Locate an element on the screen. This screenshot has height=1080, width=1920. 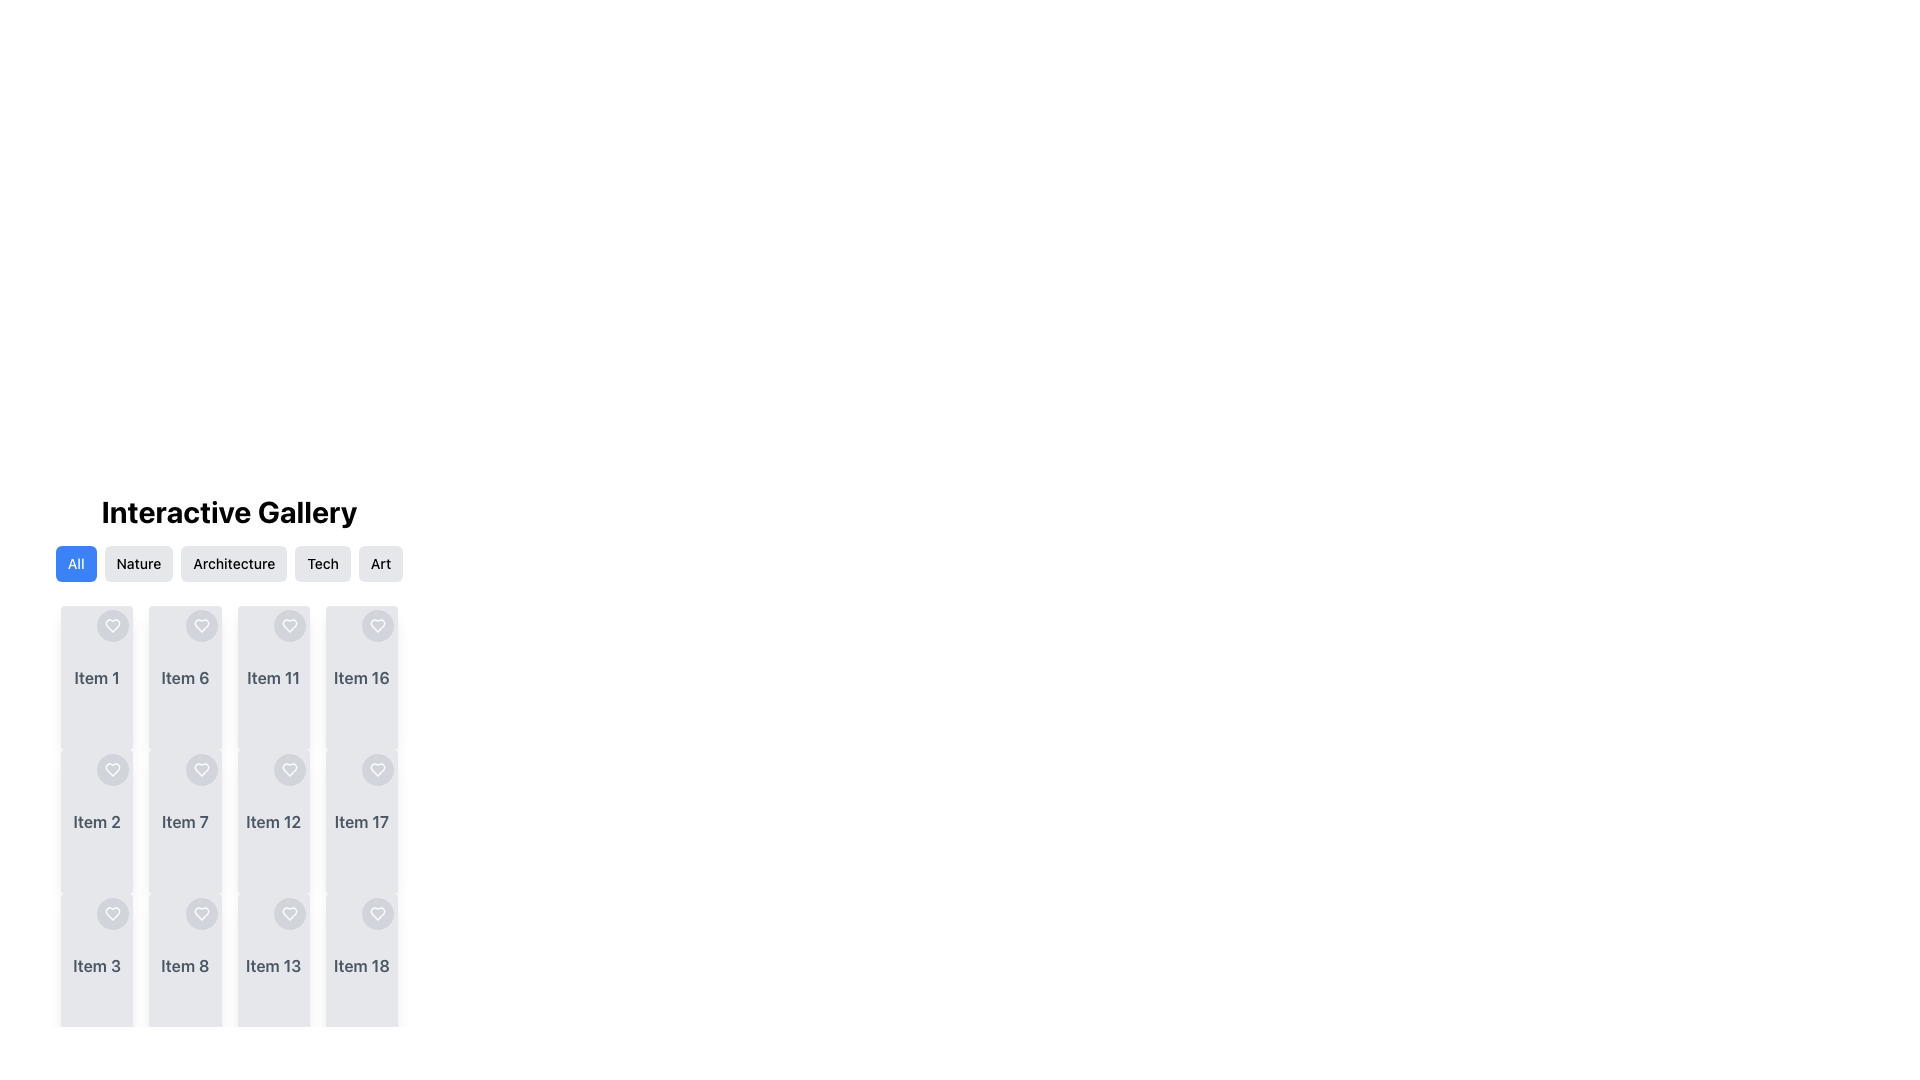
the favoriting icon located in the second column and third row of the grid layout for 'Item 7' is located at coordinates (201, 769).